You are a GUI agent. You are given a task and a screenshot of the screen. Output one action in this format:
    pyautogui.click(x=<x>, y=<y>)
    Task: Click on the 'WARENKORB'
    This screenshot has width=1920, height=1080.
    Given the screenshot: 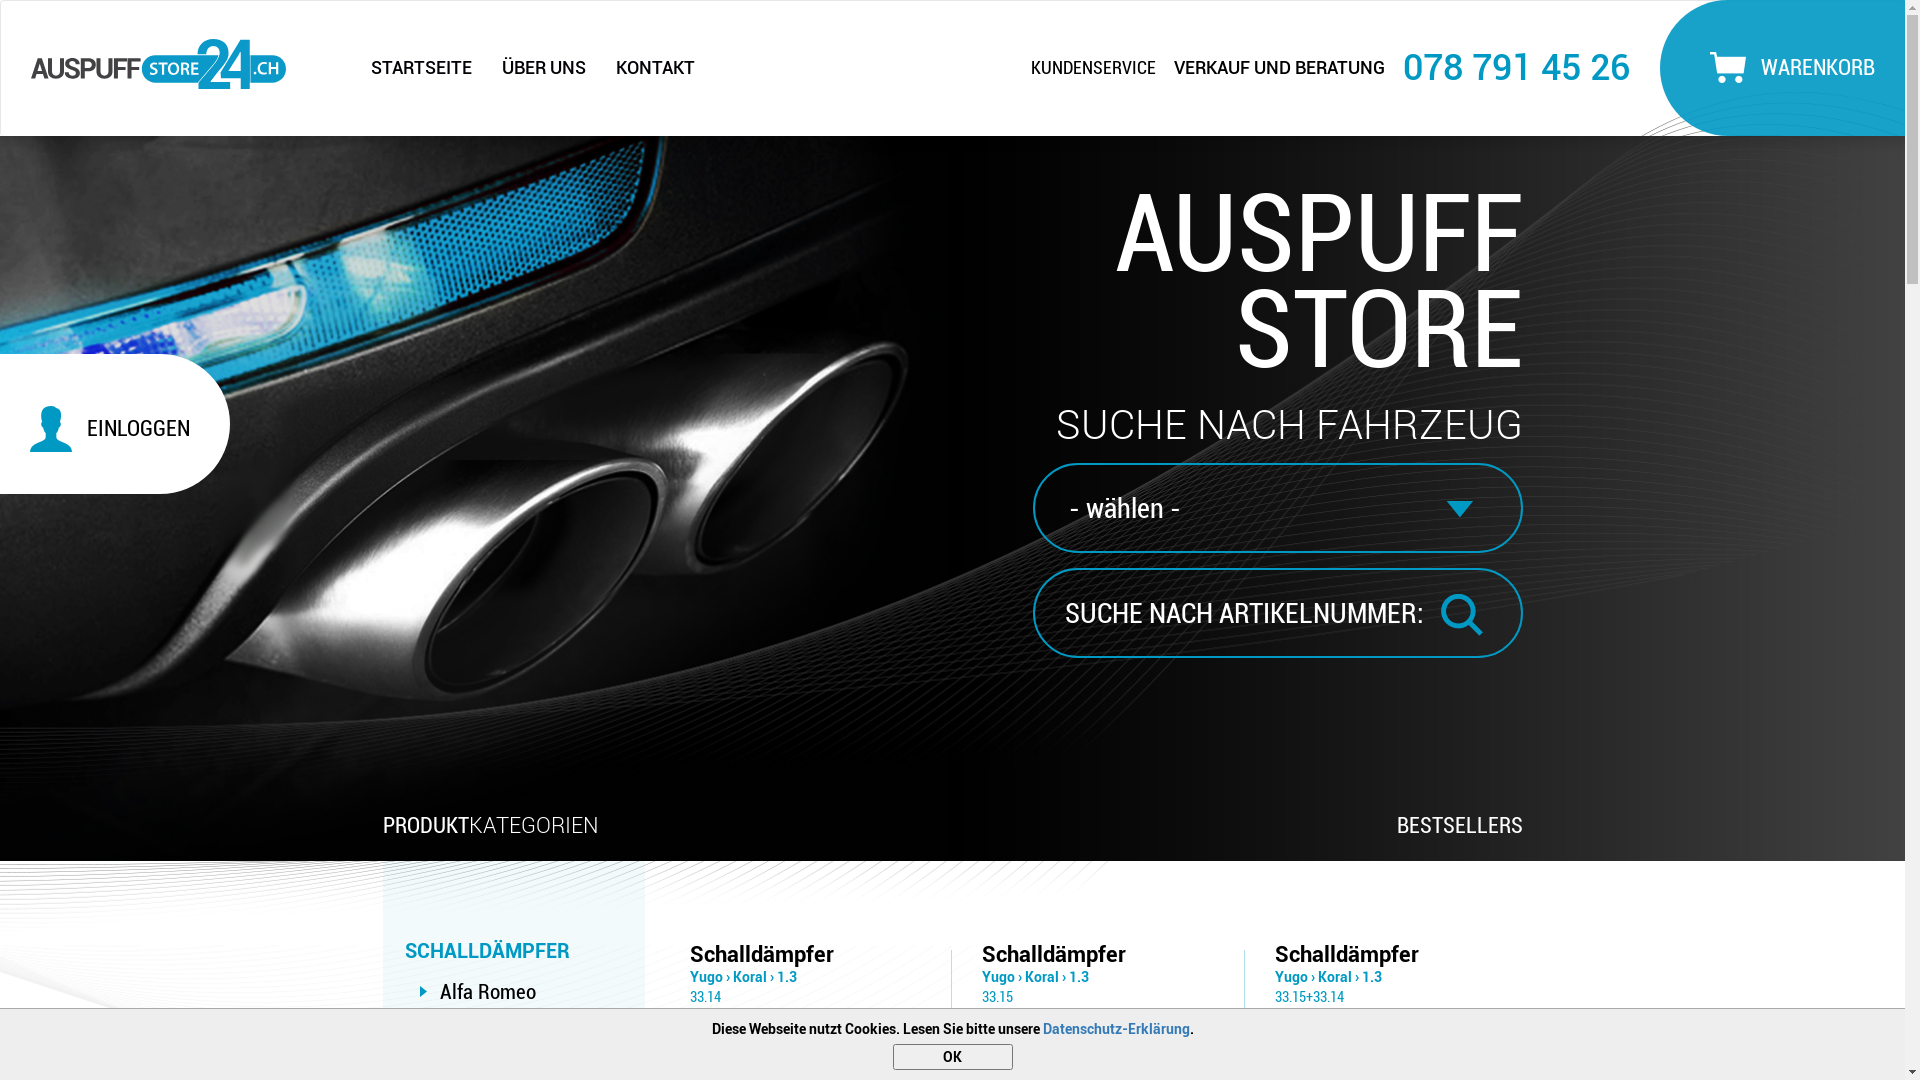 What is the action you would take?
    pyautogui.click(x=1787, y=66)
    